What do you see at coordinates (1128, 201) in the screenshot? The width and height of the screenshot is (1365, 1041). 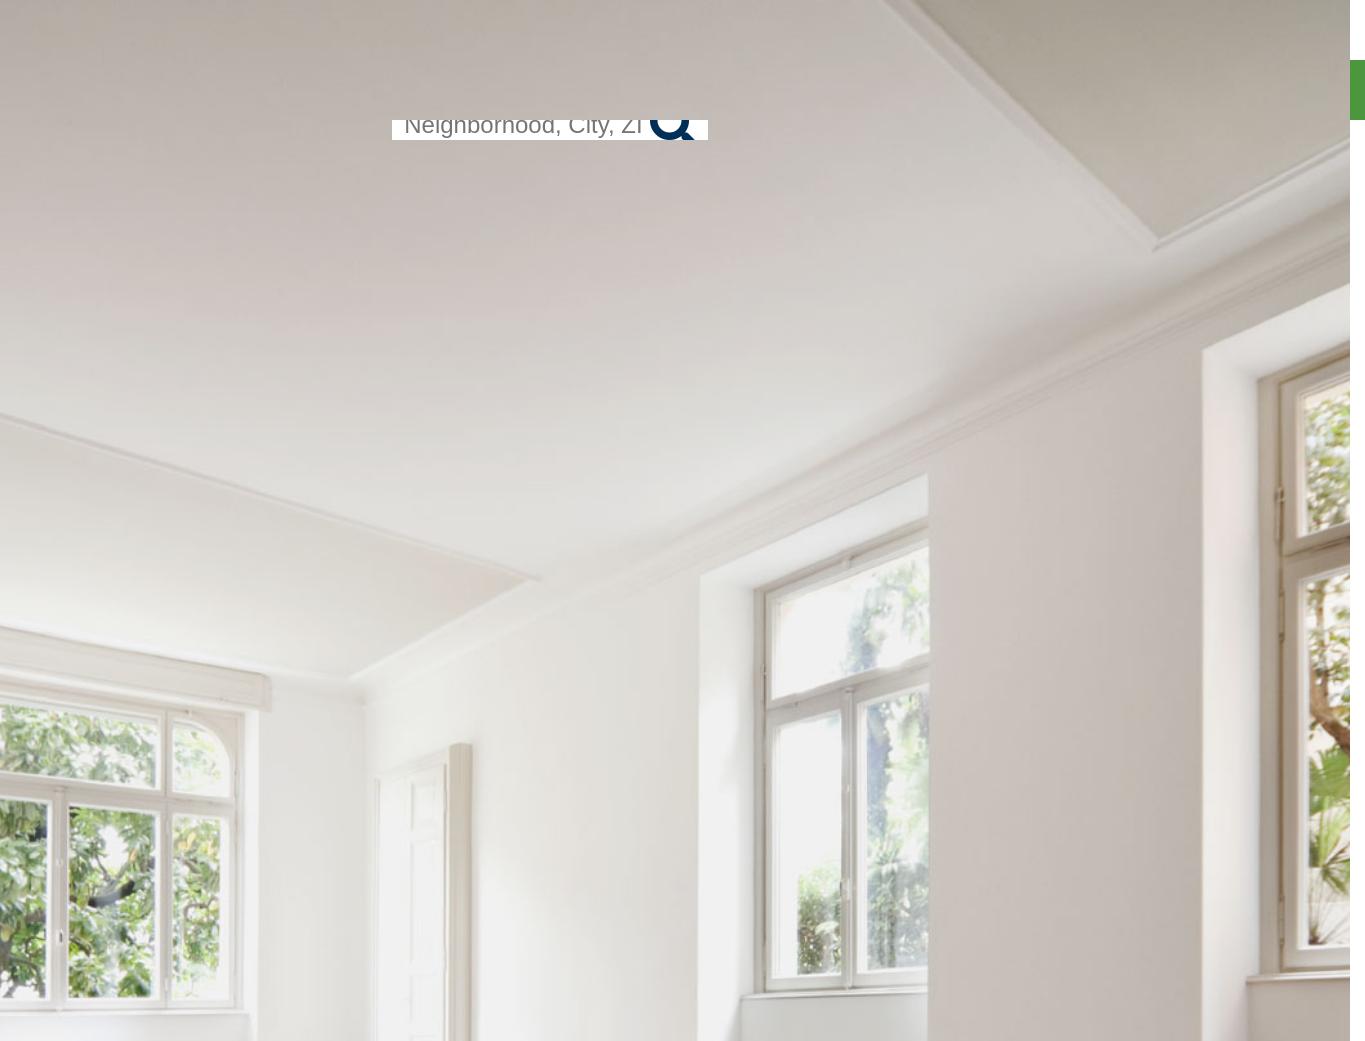 I see `'My Company's Active Listings'` at bounding box center [1128, 201].